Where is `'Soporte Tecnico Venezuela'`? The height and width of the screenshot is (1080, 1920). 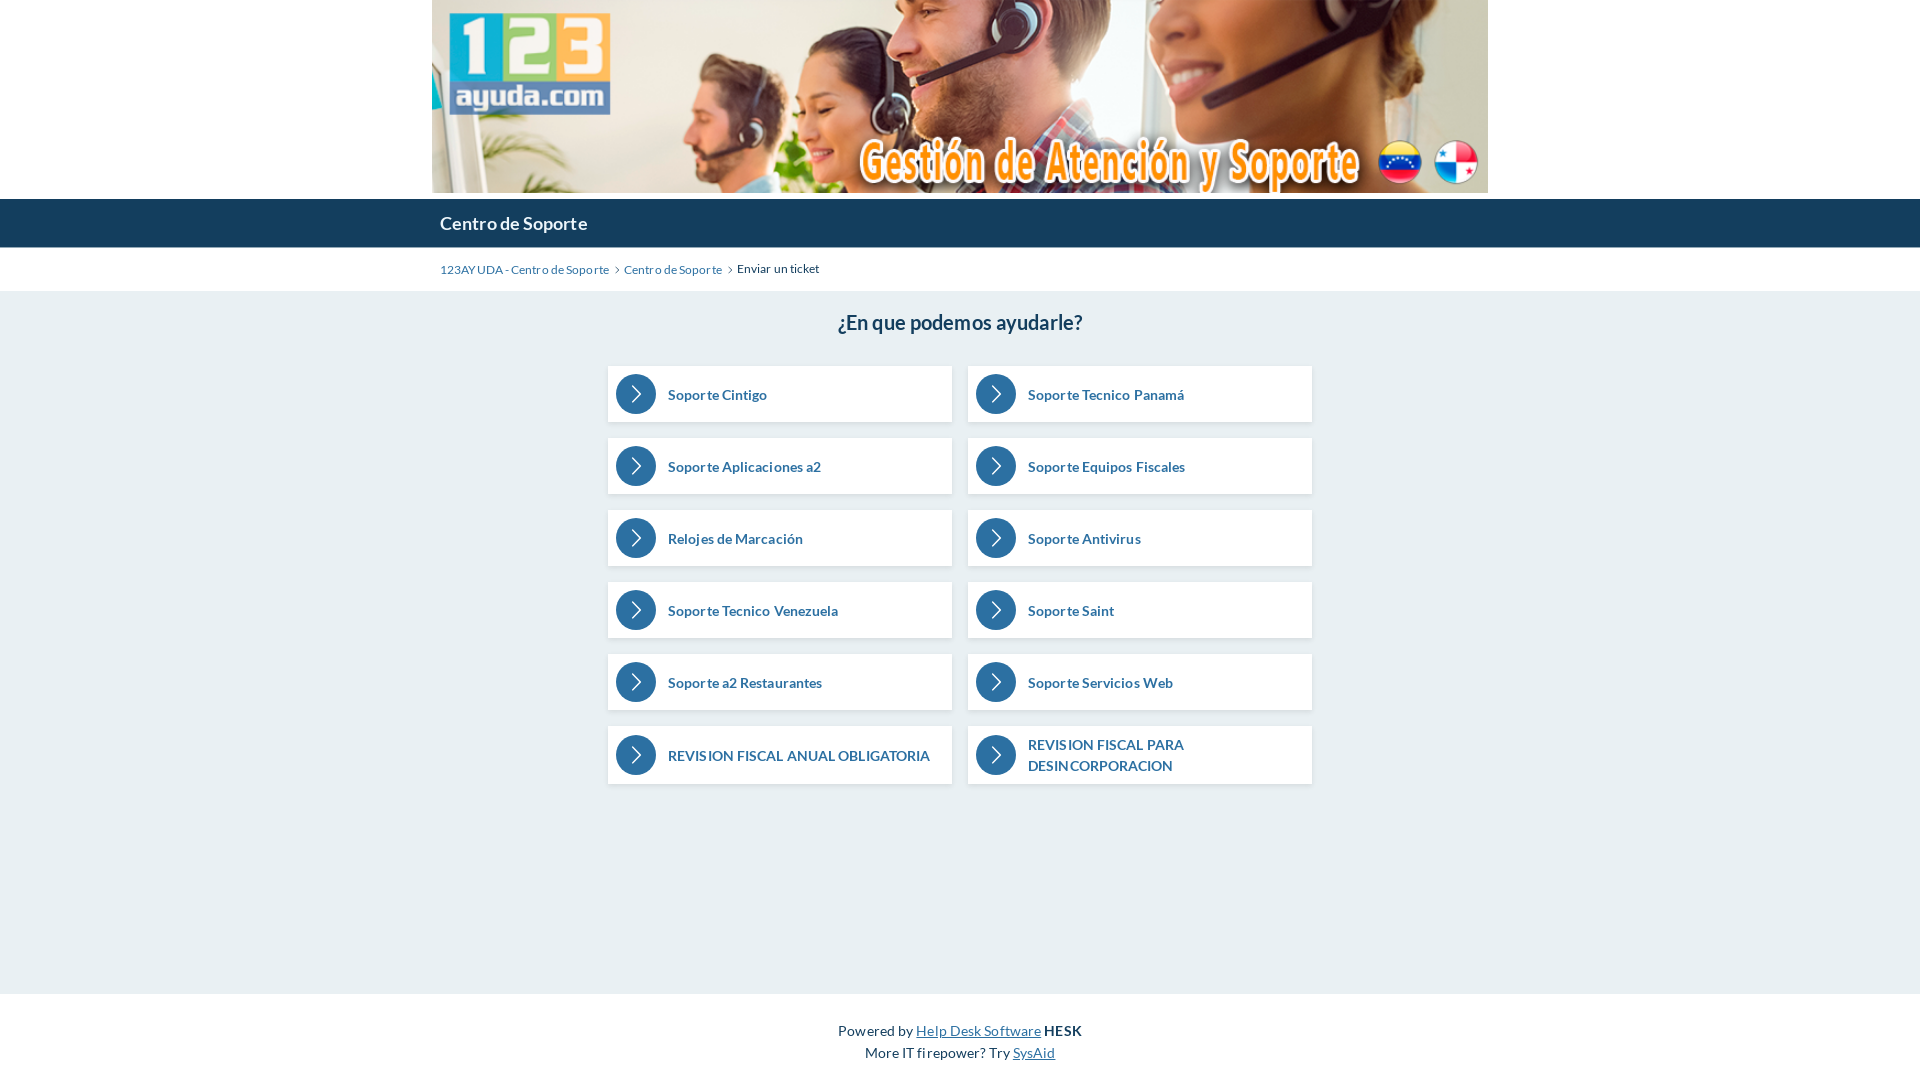
'Soporte Tecnico Venezuela' is located at coordinates (778, 608).